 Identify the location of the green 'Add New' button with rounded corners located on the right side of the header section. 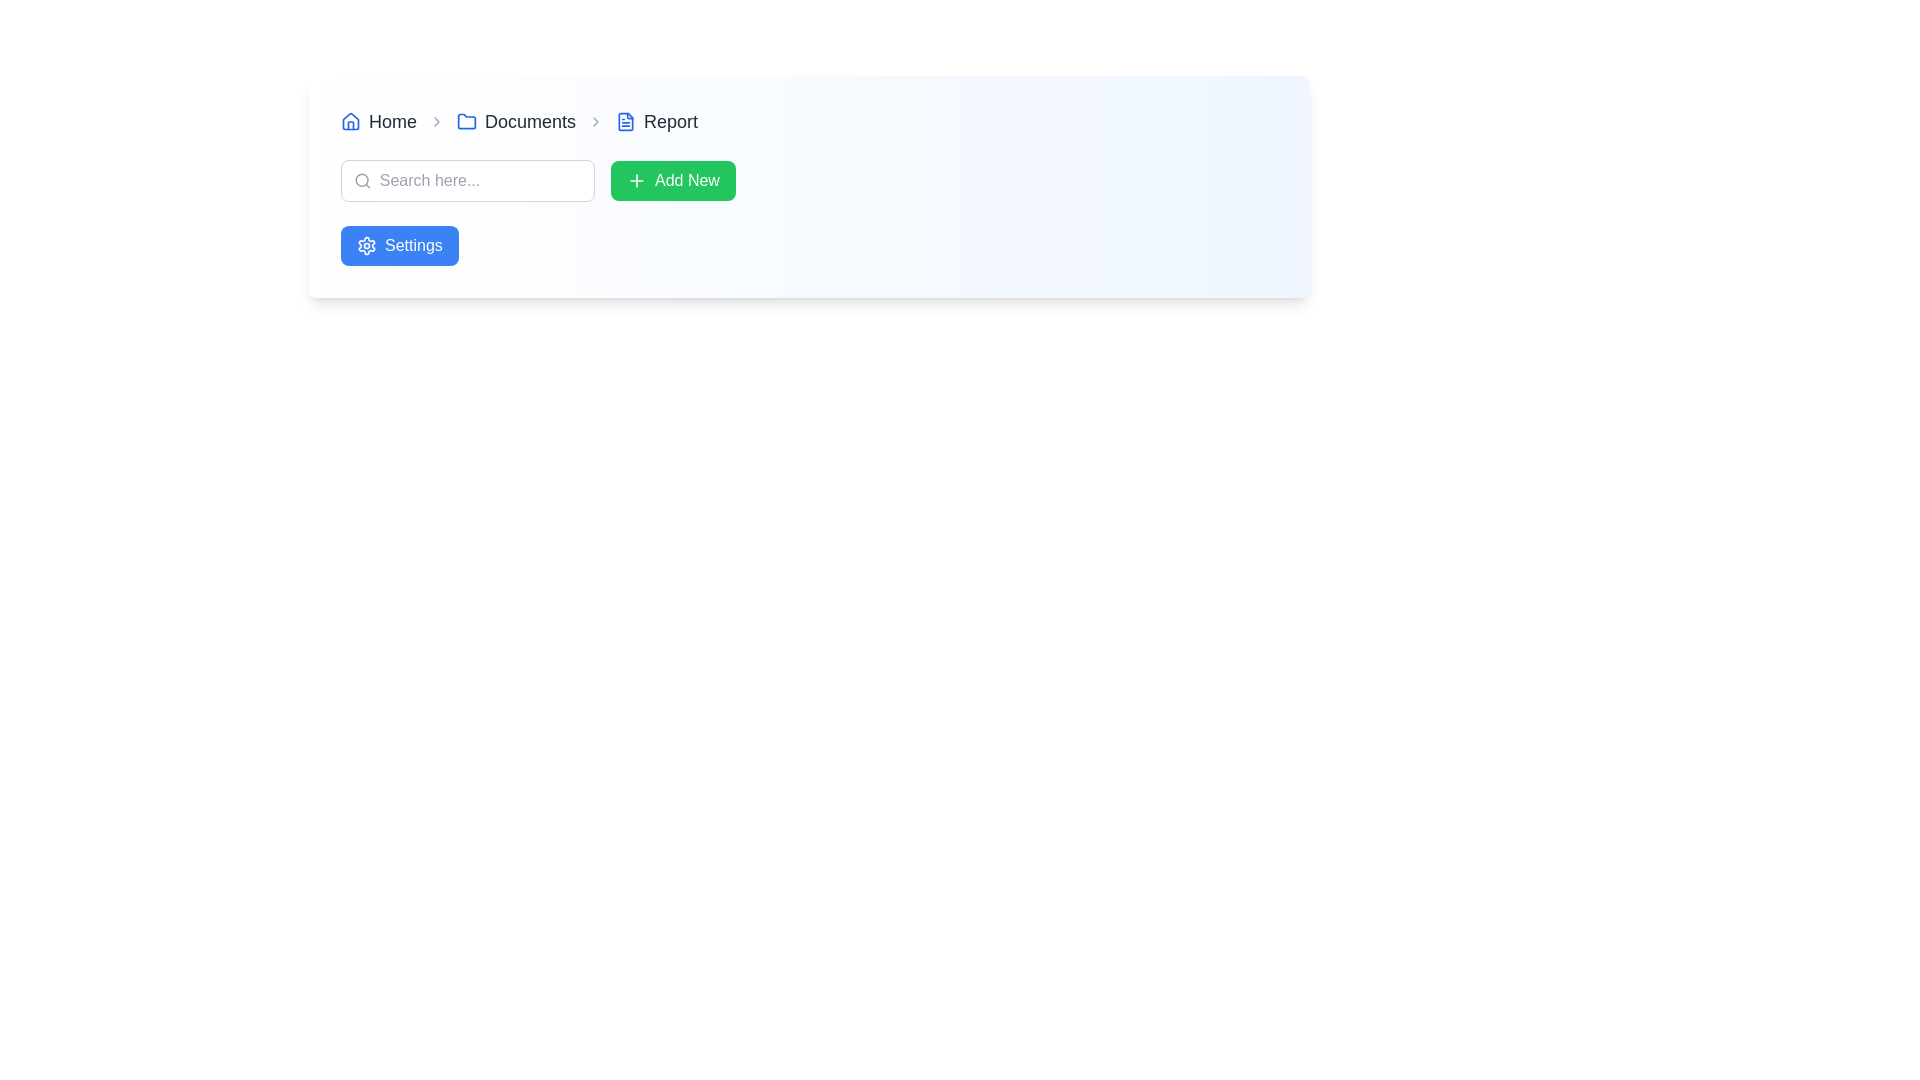
(673, 181).